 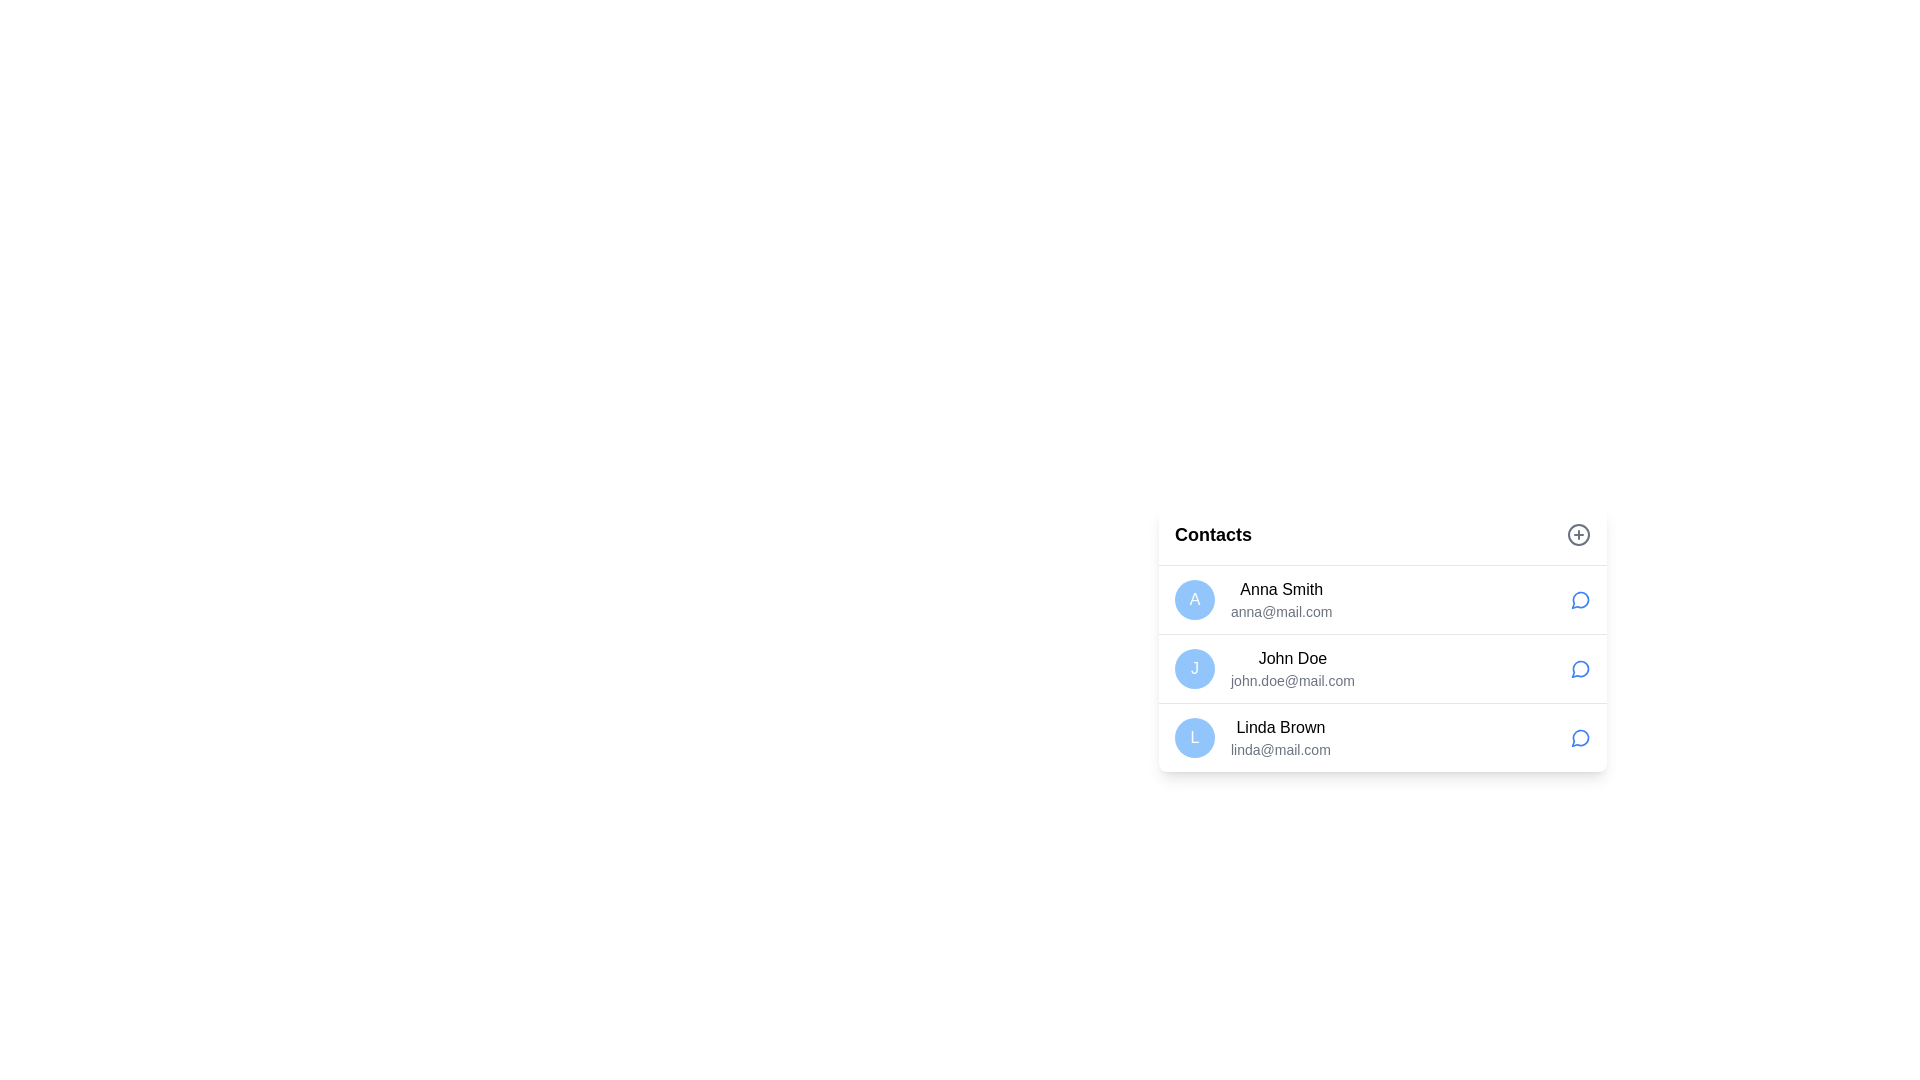 What do you see at coordinates (1263, 668) in the screenshot?
I see `the list item featuring a circular avatar with 'J', the name 'John Doe', and the email 'john.doe@mail.com', which is the second contact in the list` at bounding box center [1263, 668].